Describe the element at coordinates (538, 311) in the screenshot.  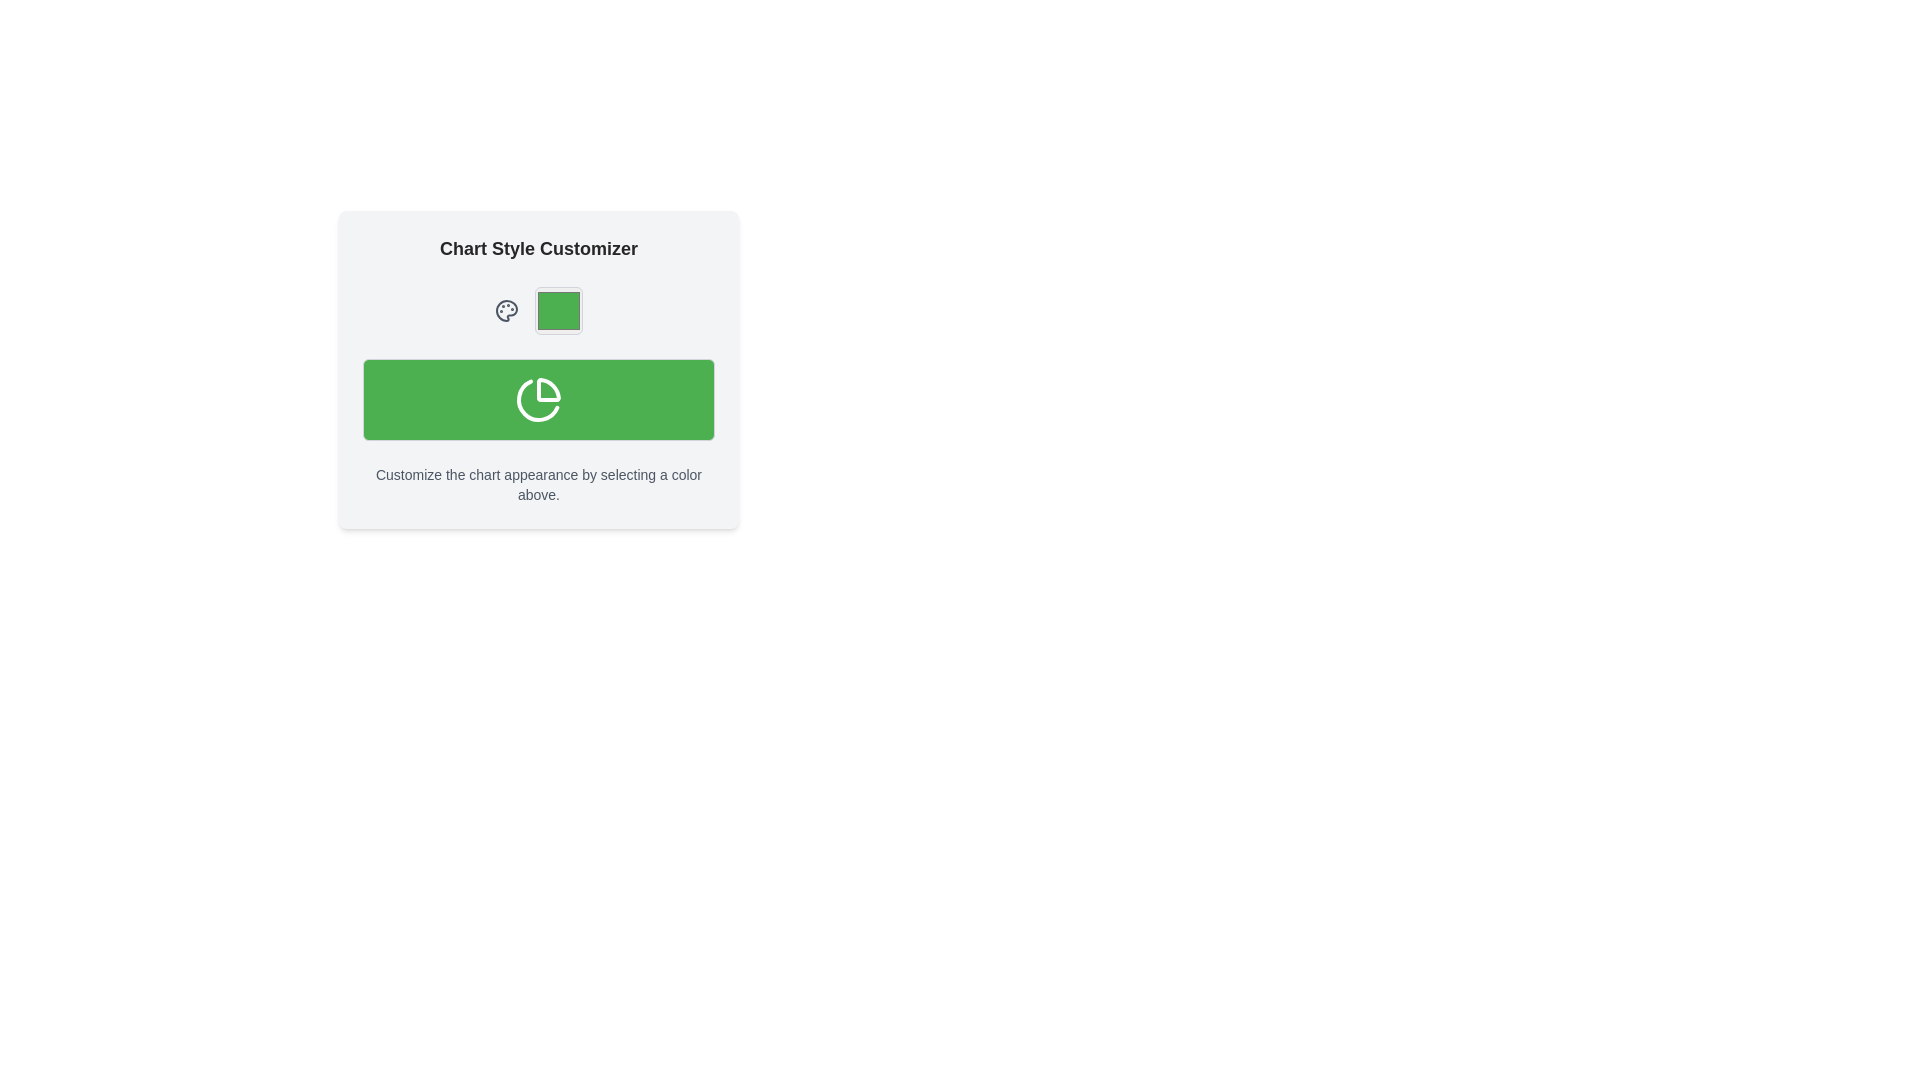
I see `the Color Selection Element with a green background, located in the 'Chart Style Customizer' panel, which is the second item in a horizontal arrangement` at that location.